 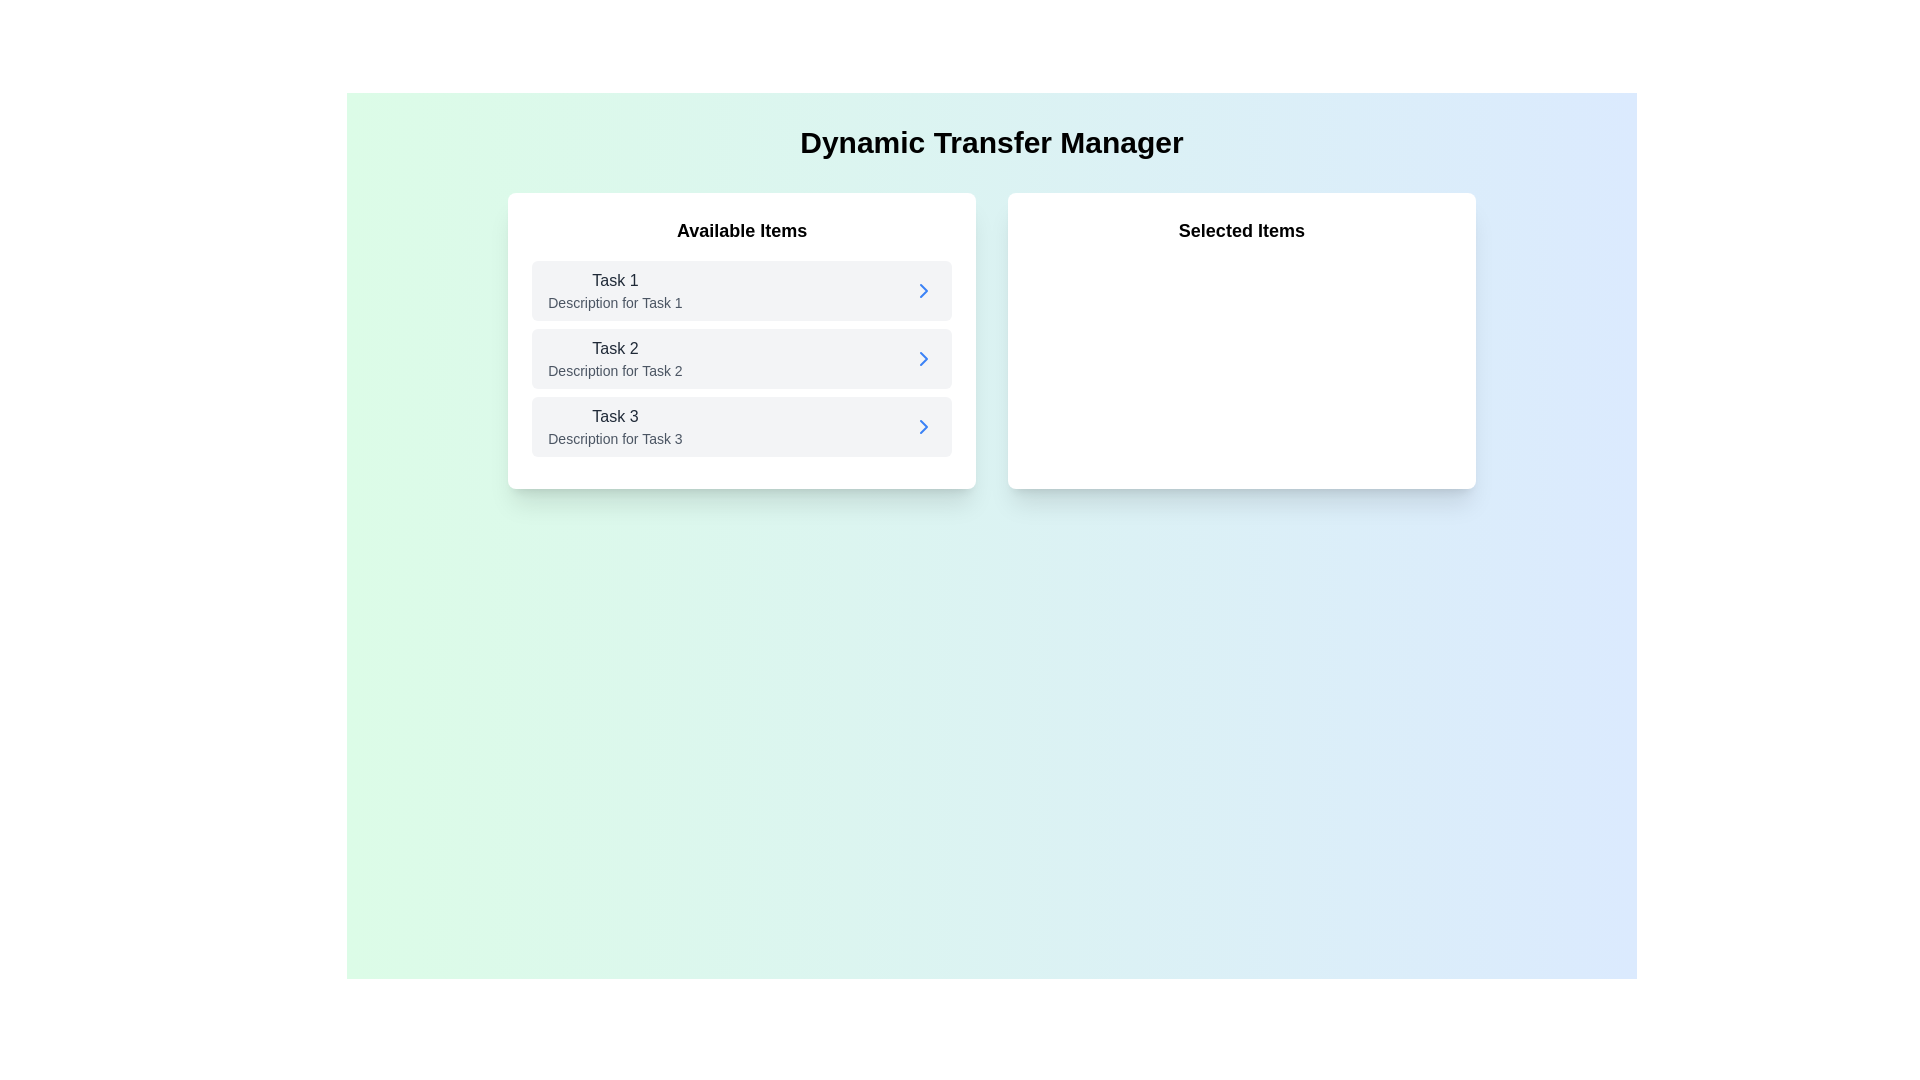 What do you see at coordinates (614, 281) in the screenshot?
I see `the text label reading 'Task 1', which is styled as a title in gray color and is the first item in the 'Available Items' list` at bounding box center [614, 281].